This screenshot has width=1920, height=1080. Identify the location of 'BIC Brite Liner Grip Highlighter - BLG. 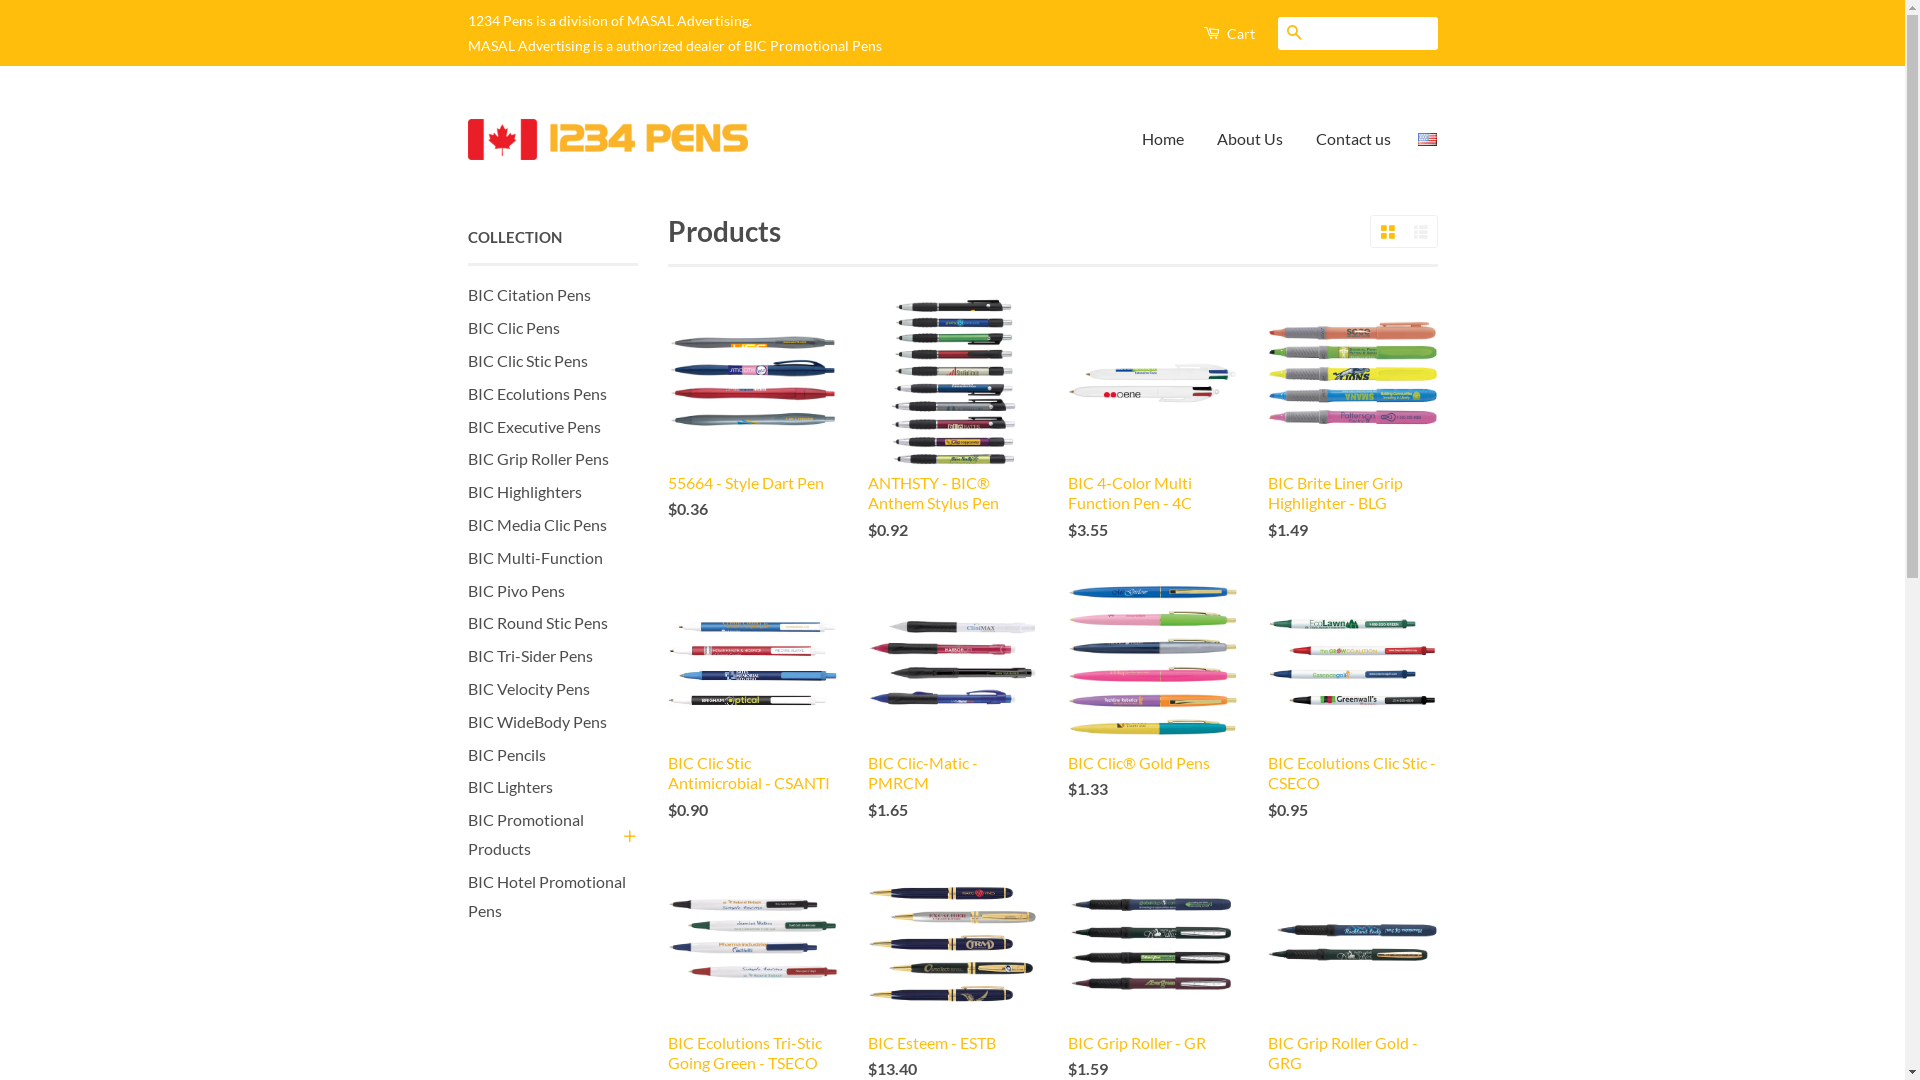
(1353, 435).